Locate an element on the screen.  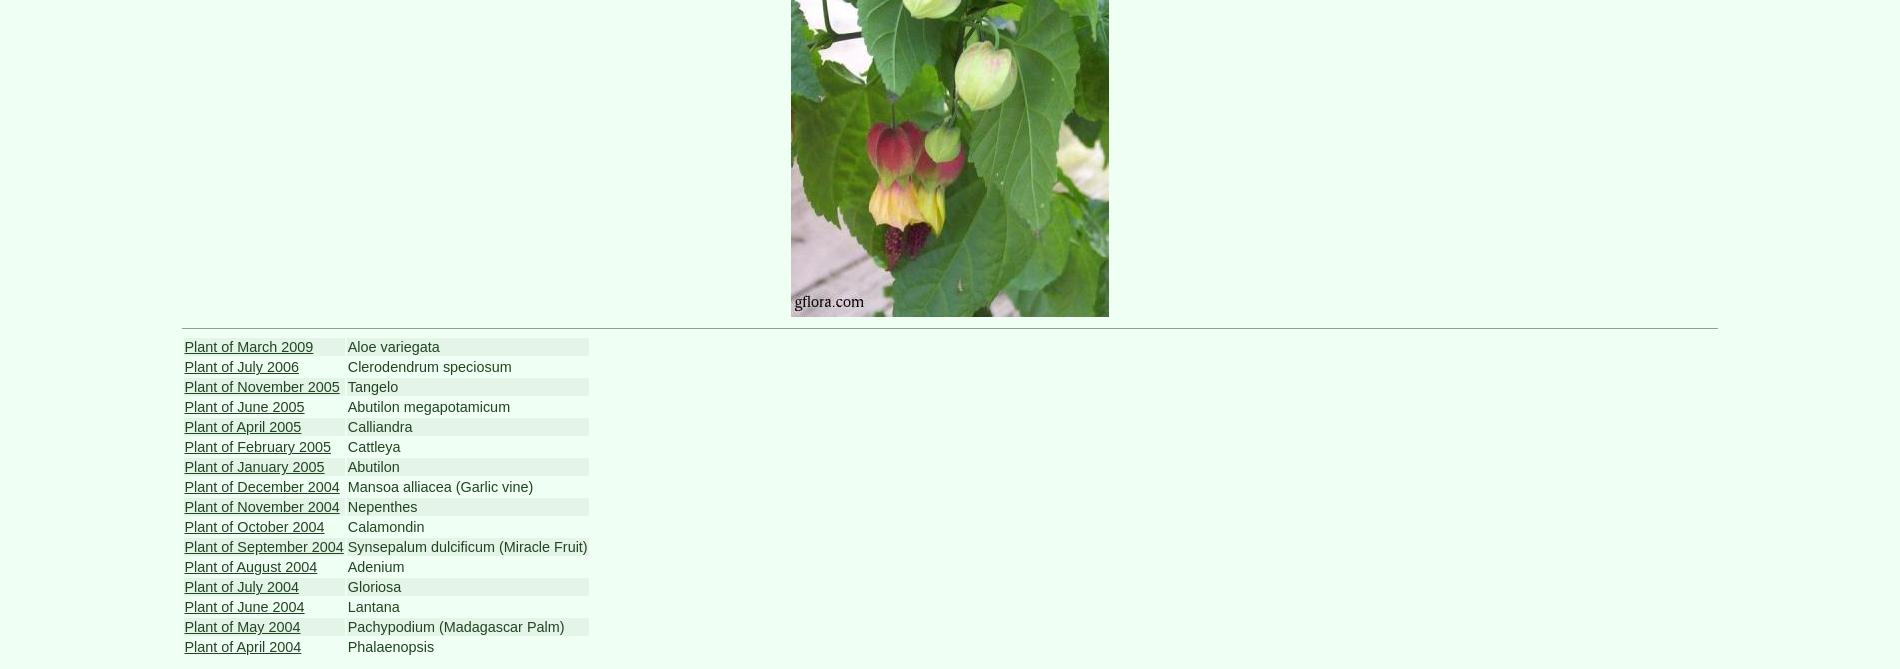
'Plant of October 2004' is located at coordinates (253, 526).